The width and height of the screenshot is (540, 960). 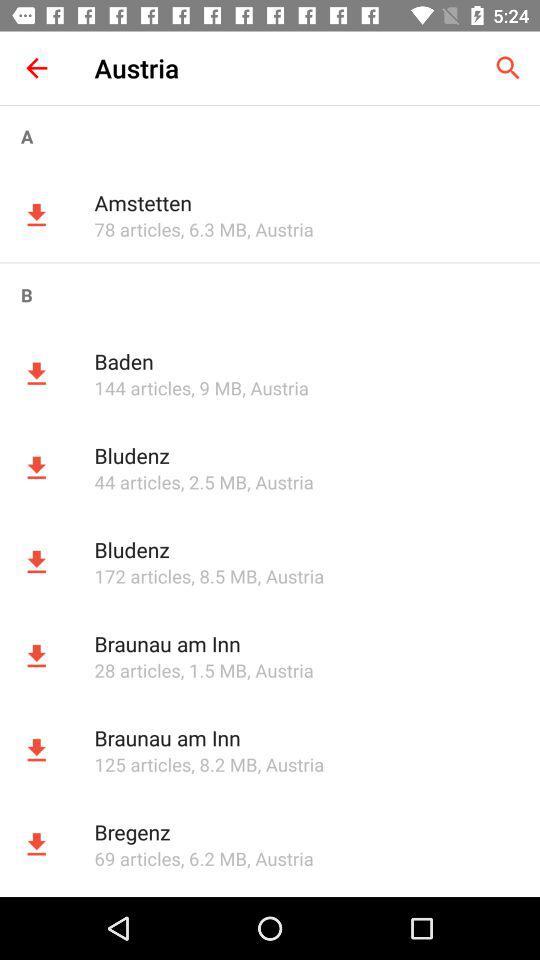 I want to click on app above a, so click(x=36, y=68).